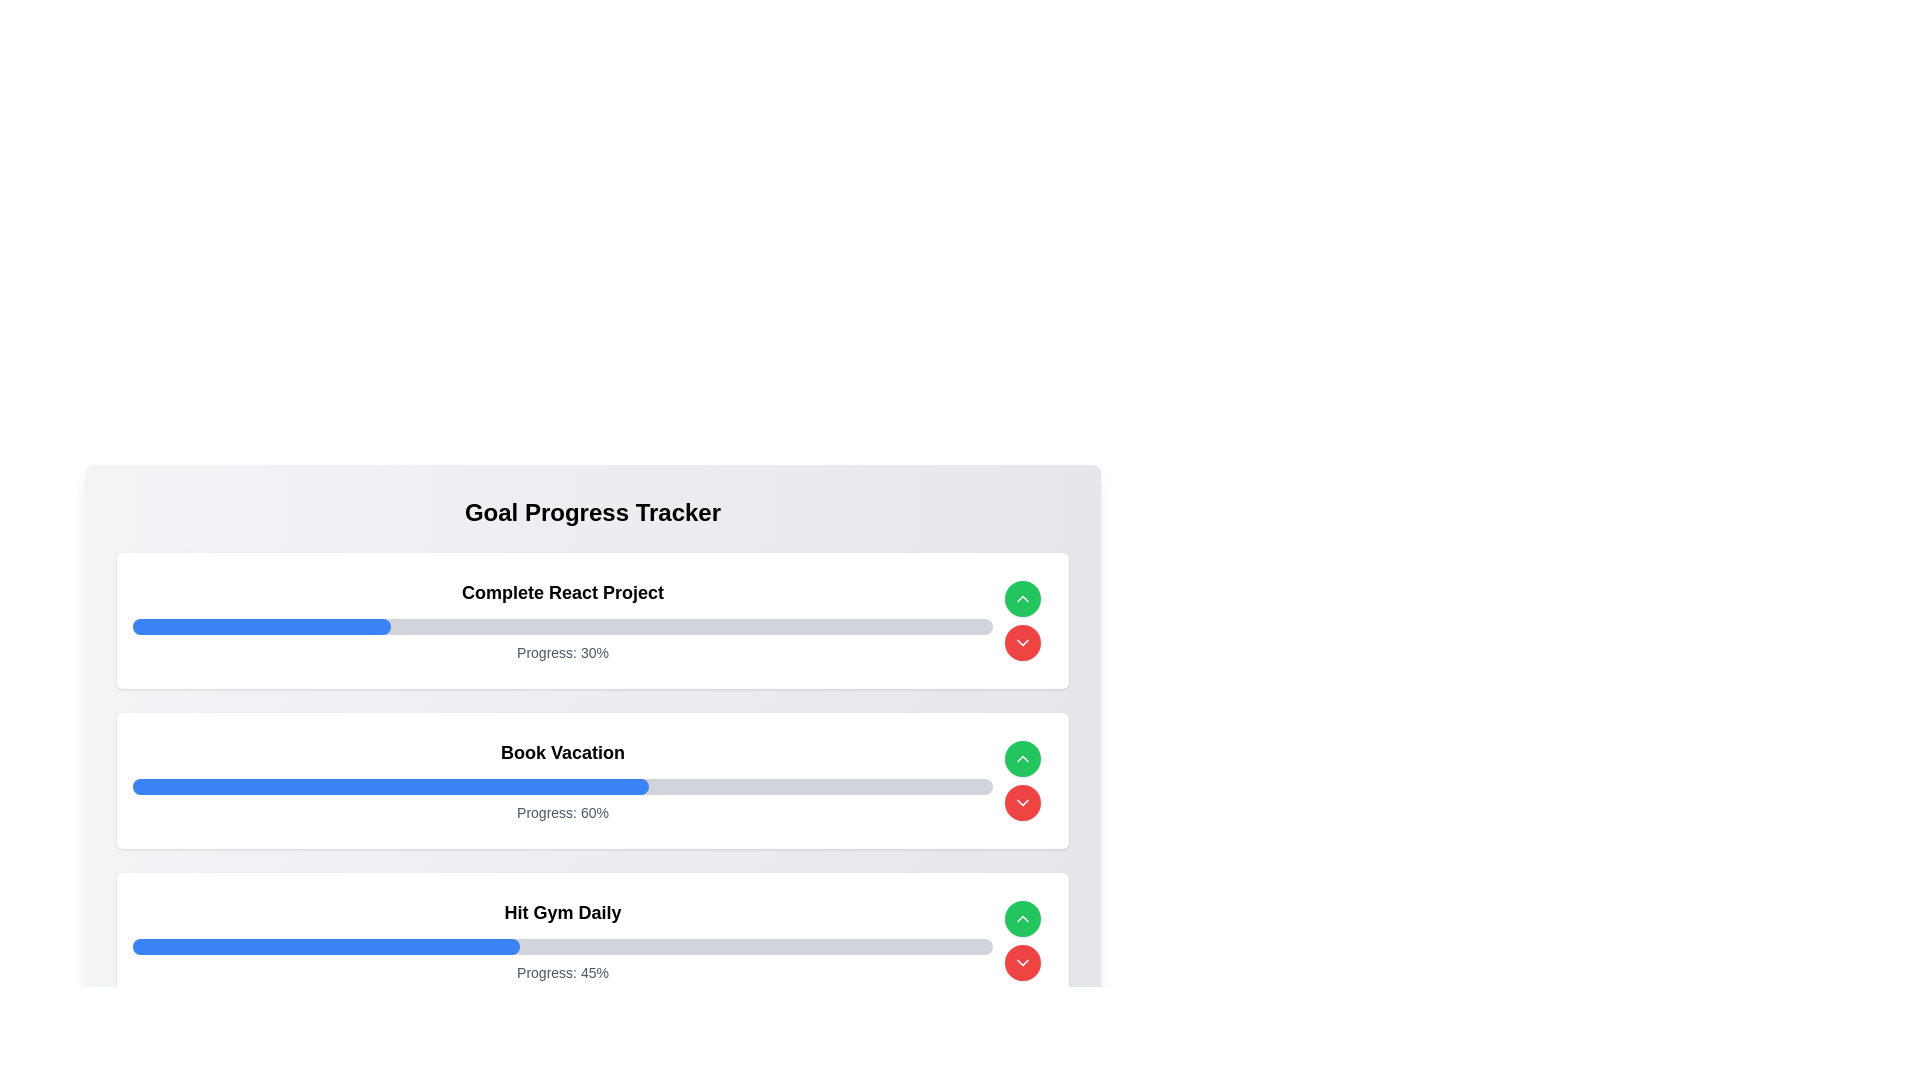  Describe the element at coordinates (326, 946) in the screenshot. I see `the progress bar representing the 'Hit Gym Daily' task, which visually indicates the task's completion within the larger gray progress bar` at that location.